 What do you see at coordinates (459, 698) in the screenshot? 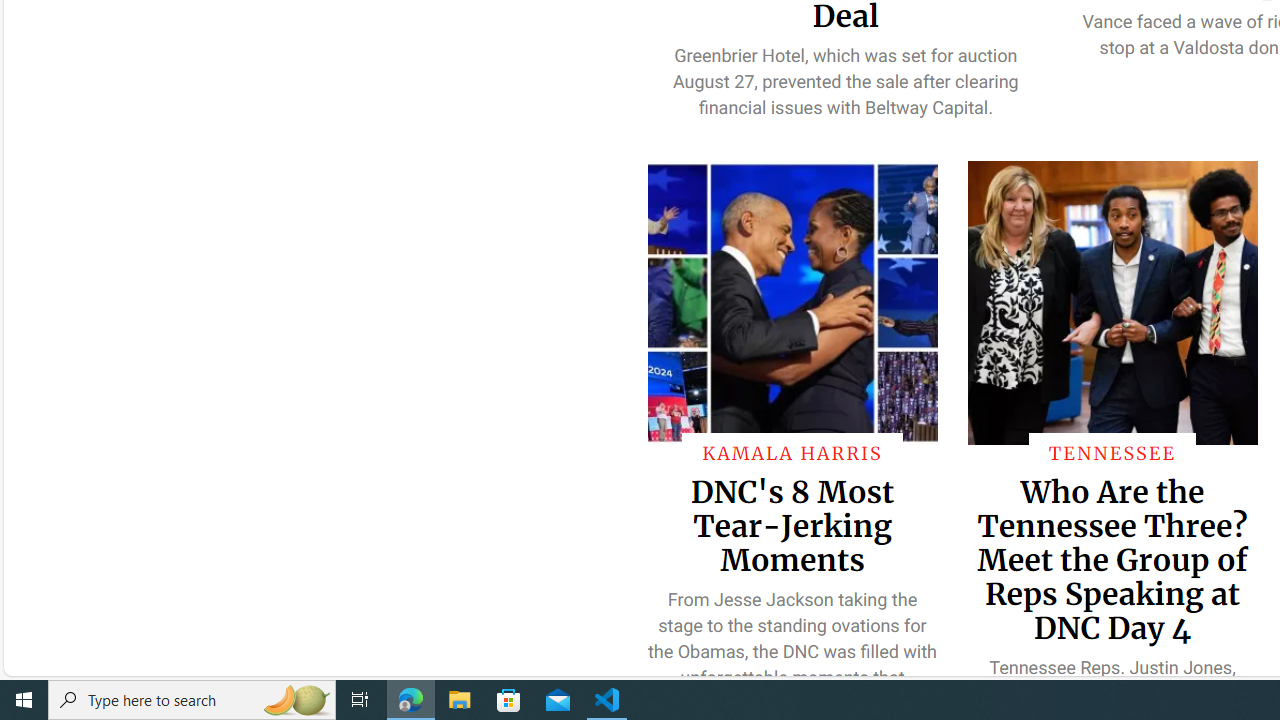
I see `'File Explorer'` at bounding box center [459, 698].